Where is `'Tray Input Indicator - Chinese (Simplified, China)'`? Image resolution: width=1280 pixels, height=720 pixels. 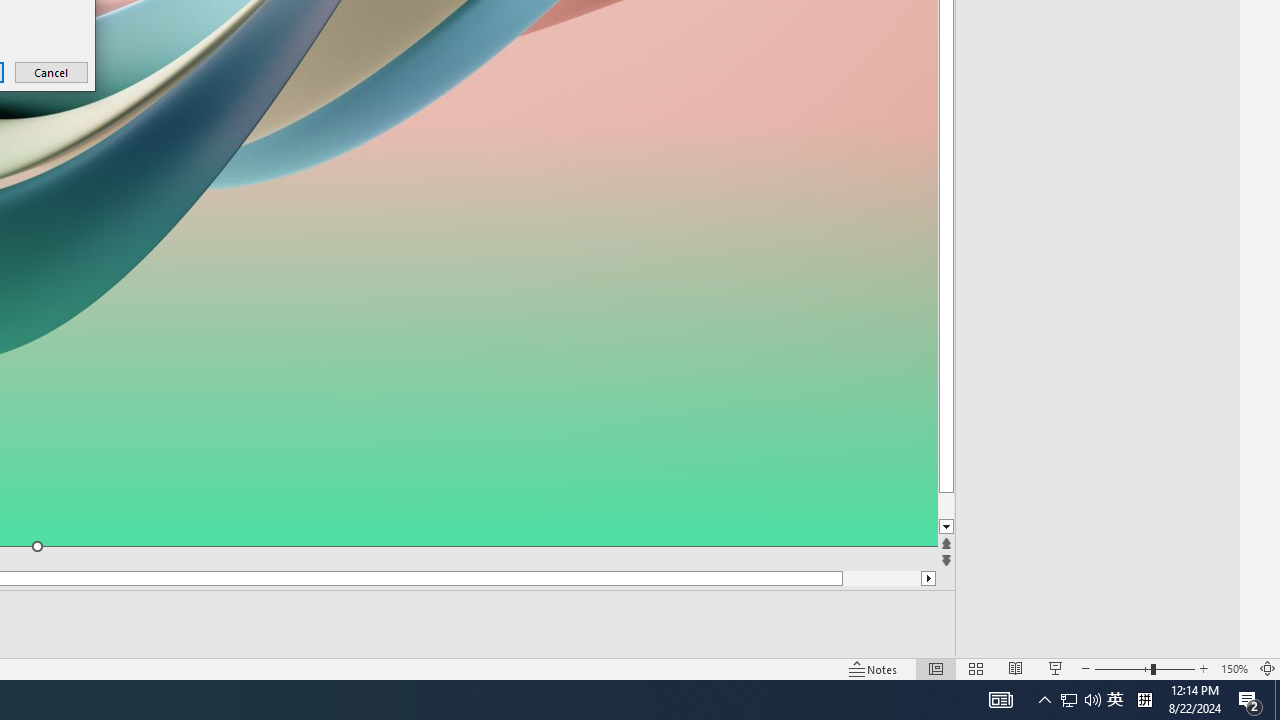
'Tray Input Indicator - Chinese (Simplified, China)' is located at coordinates (1144, 698).